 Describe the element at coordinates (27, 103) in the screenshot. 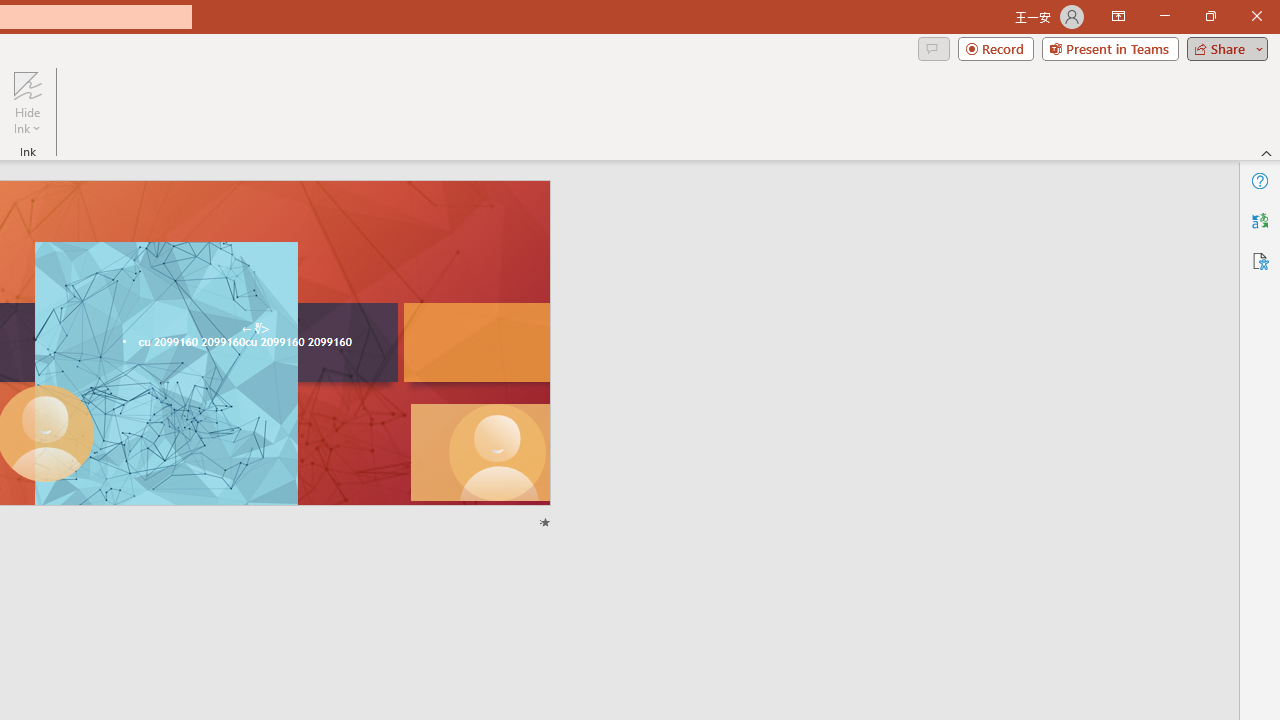

I see `'Hide Ink'` at that location.